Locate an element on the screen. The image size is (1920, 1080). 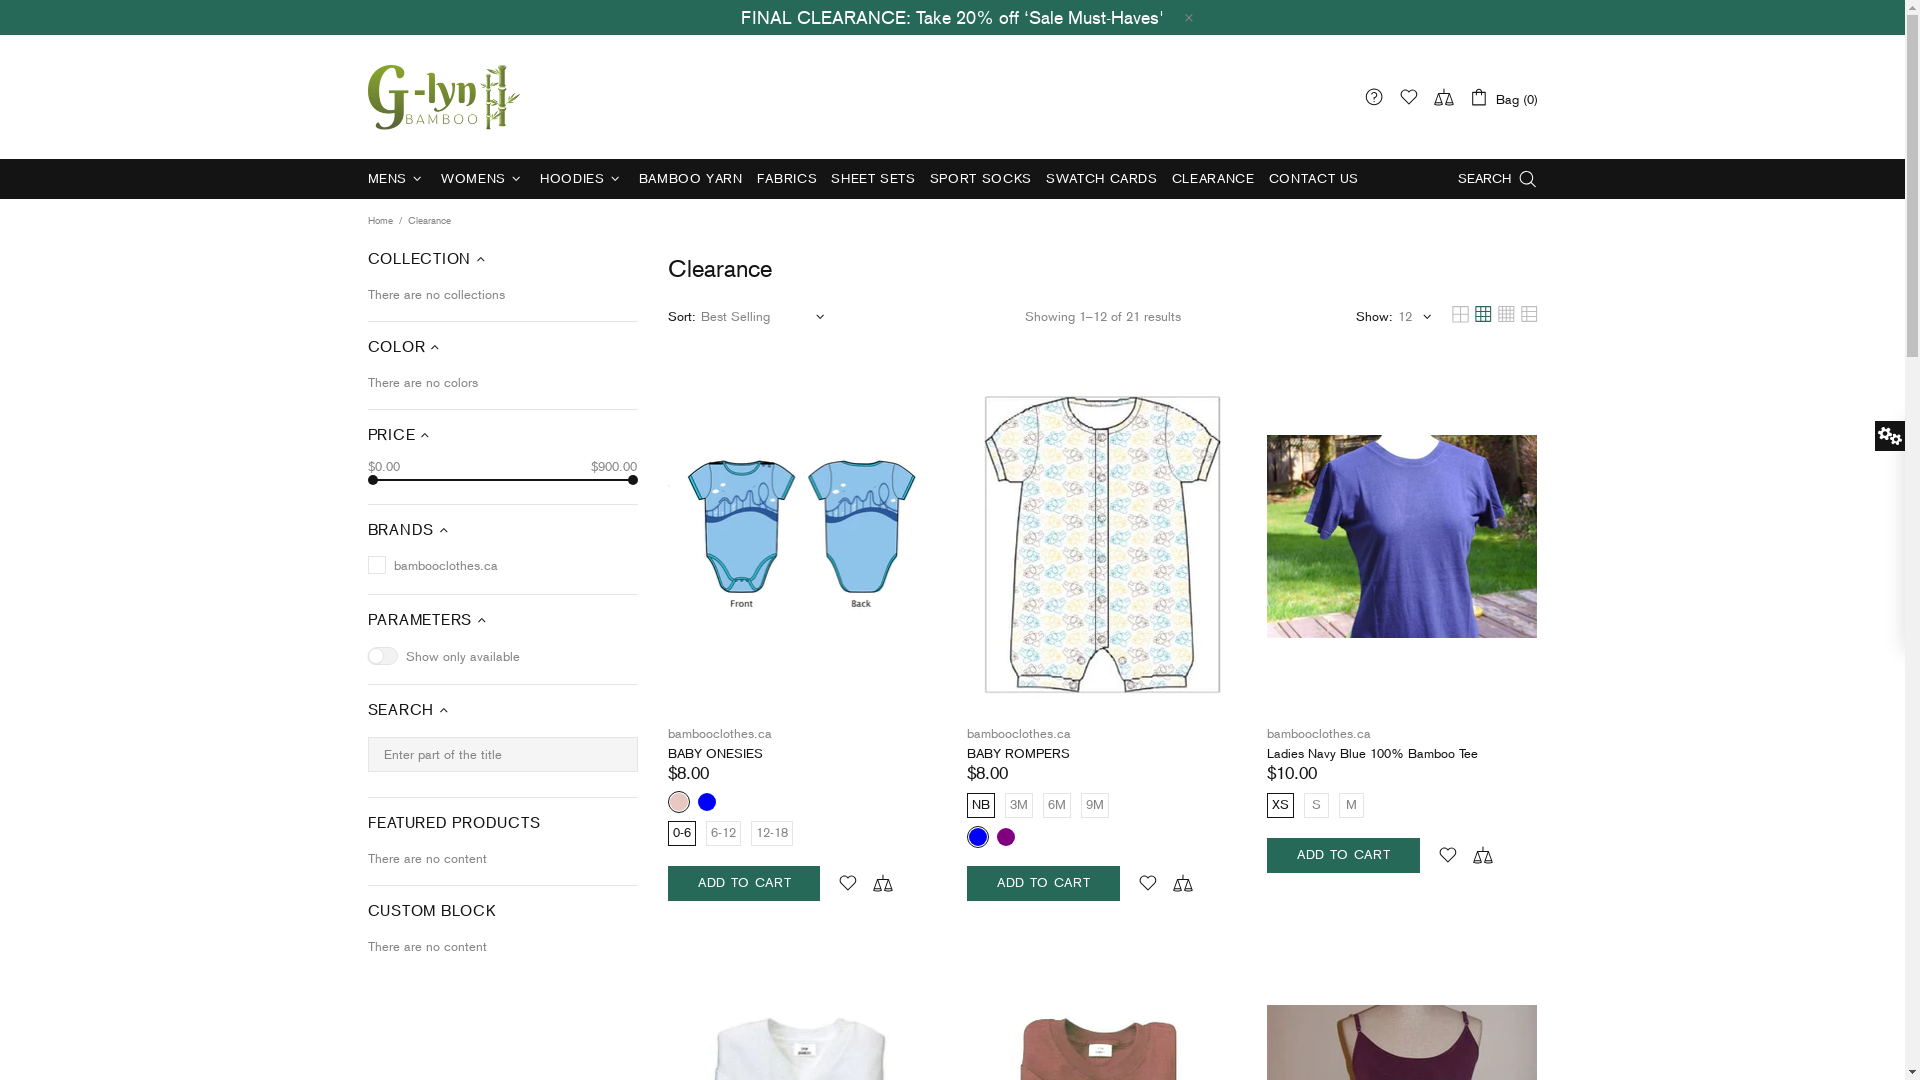
'SEARCH' is located at coordinates (1497, 177).